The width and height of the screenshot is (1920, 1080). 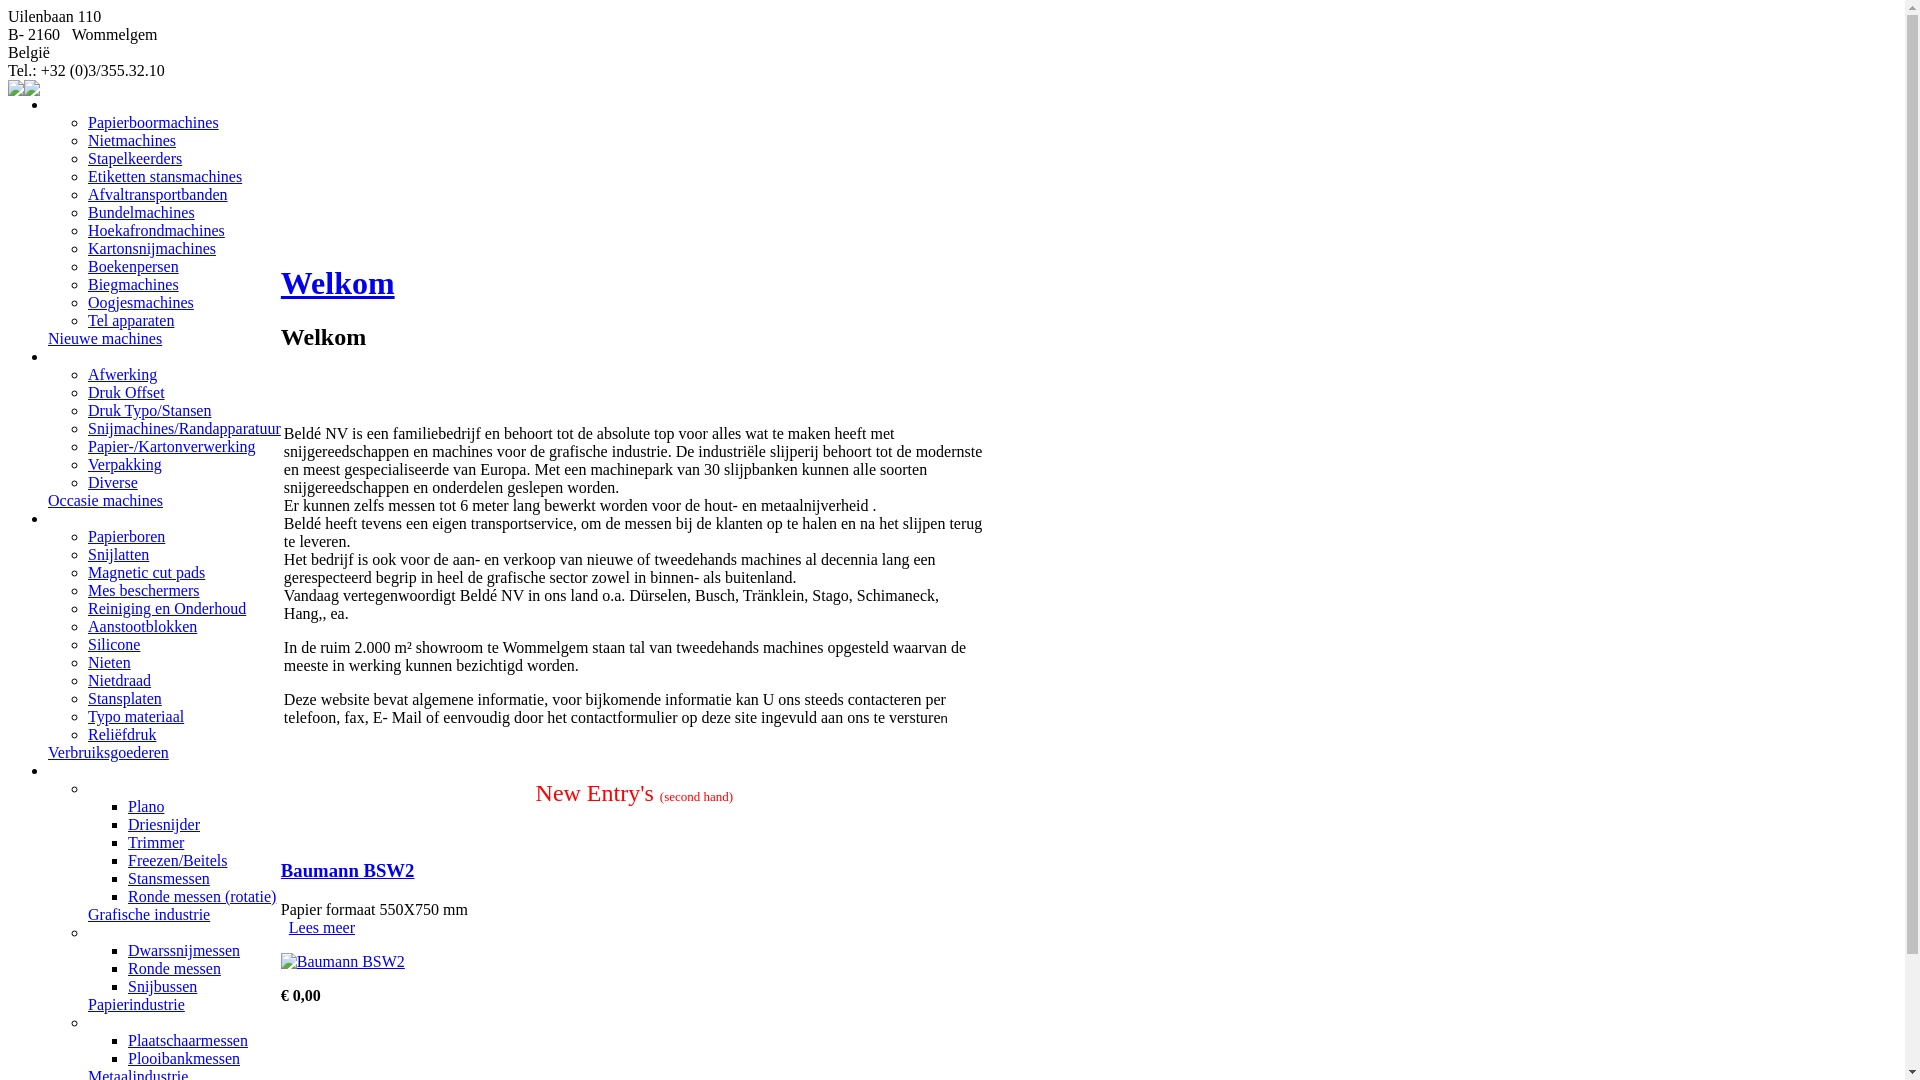 I want to click on 'Mes beschermers', so click(x=143, y=589).